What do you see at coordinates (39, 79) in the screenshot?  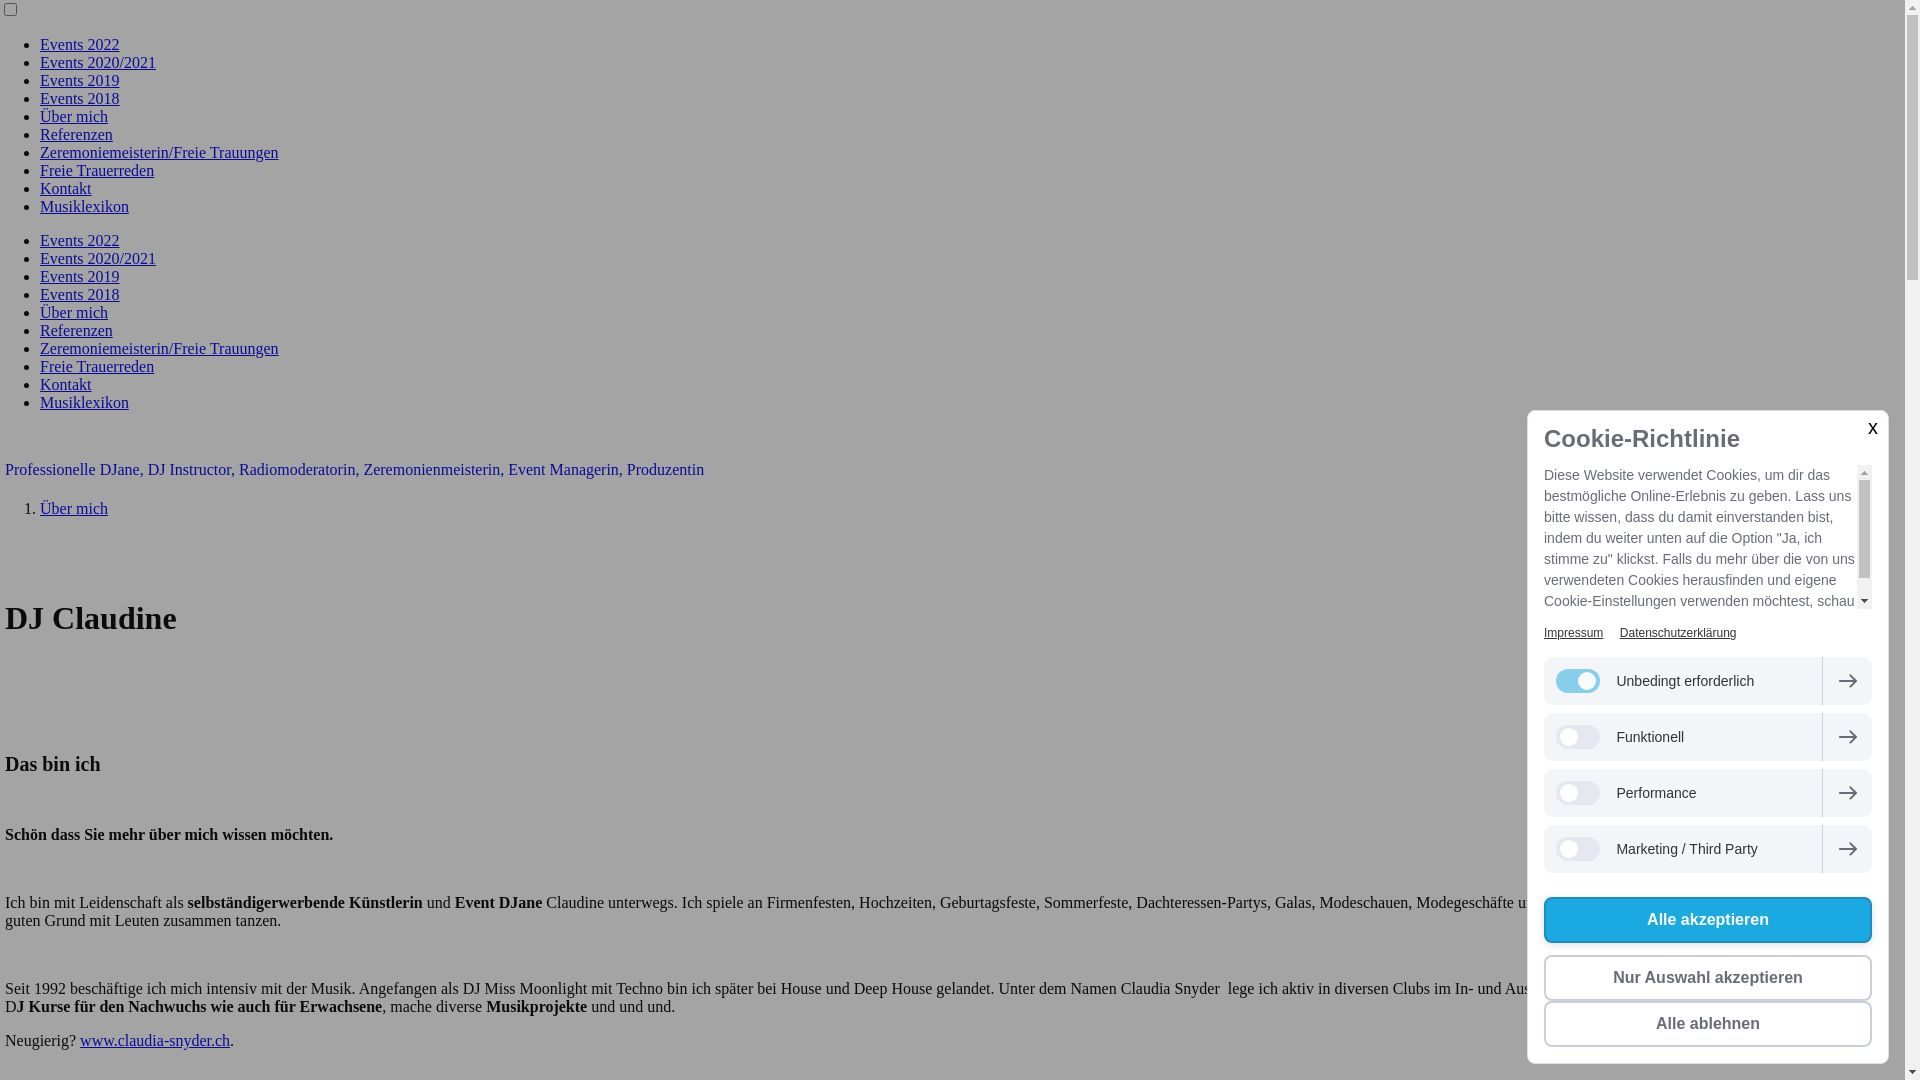 I see `'Events 2019'` at bounding box center [39, 79].